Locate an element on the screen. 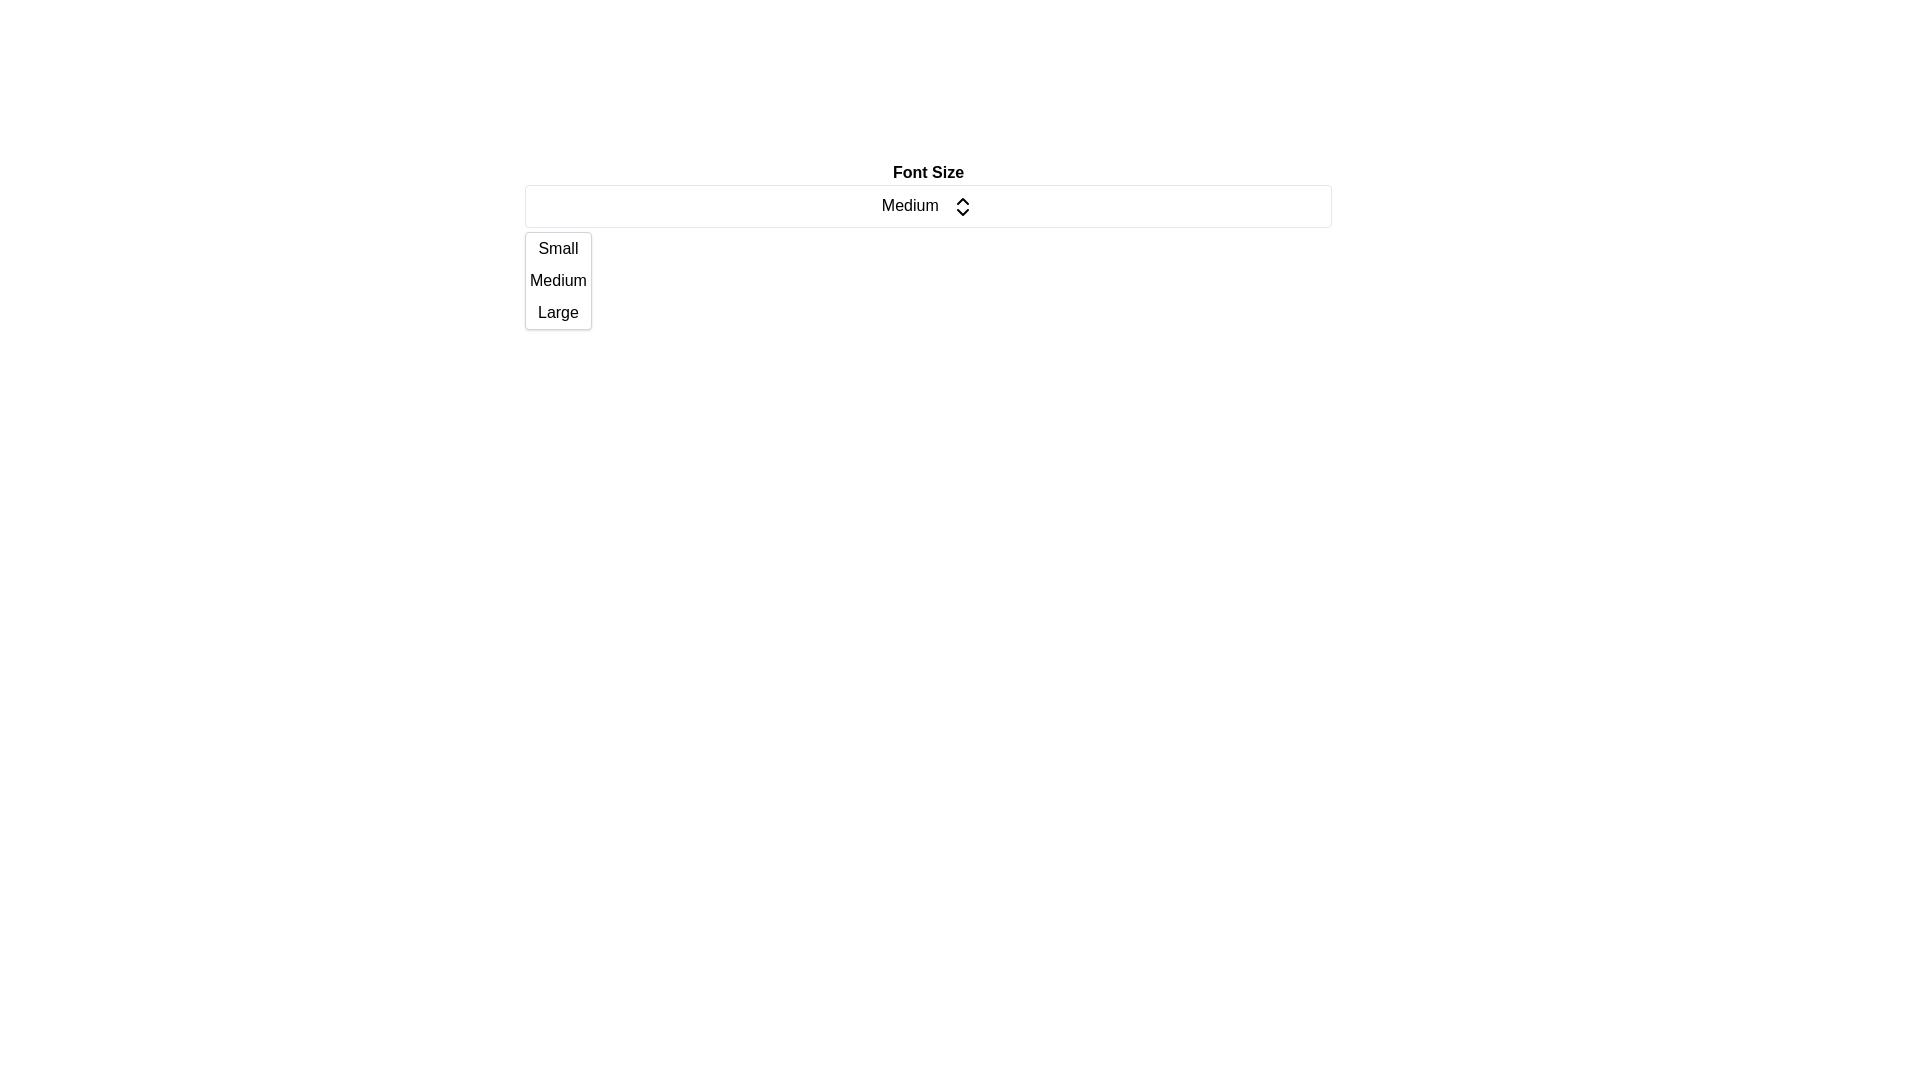 The image size is (1920, 1080). the 'Font Size' dropdown menu is located at coordinates (927, 194).